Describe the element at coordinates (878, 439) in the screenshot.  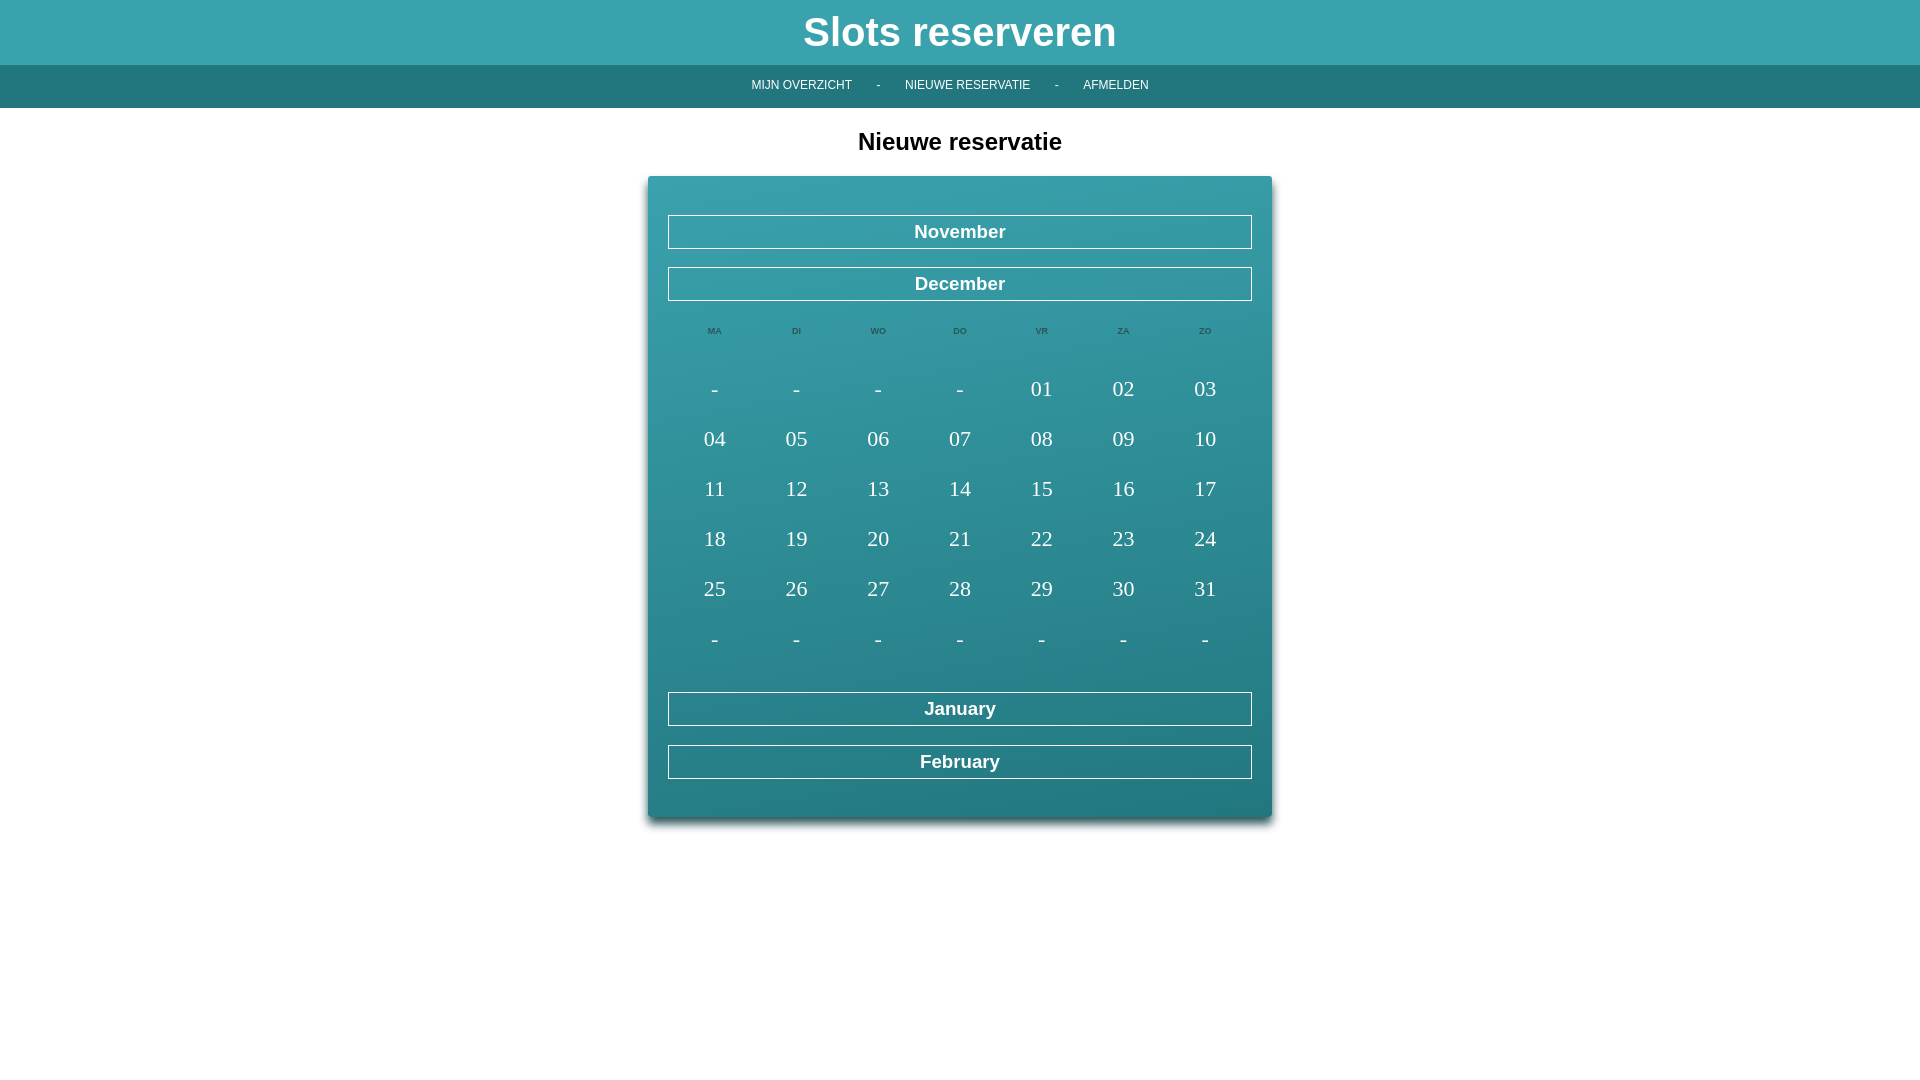
I see `'06'` at that location.